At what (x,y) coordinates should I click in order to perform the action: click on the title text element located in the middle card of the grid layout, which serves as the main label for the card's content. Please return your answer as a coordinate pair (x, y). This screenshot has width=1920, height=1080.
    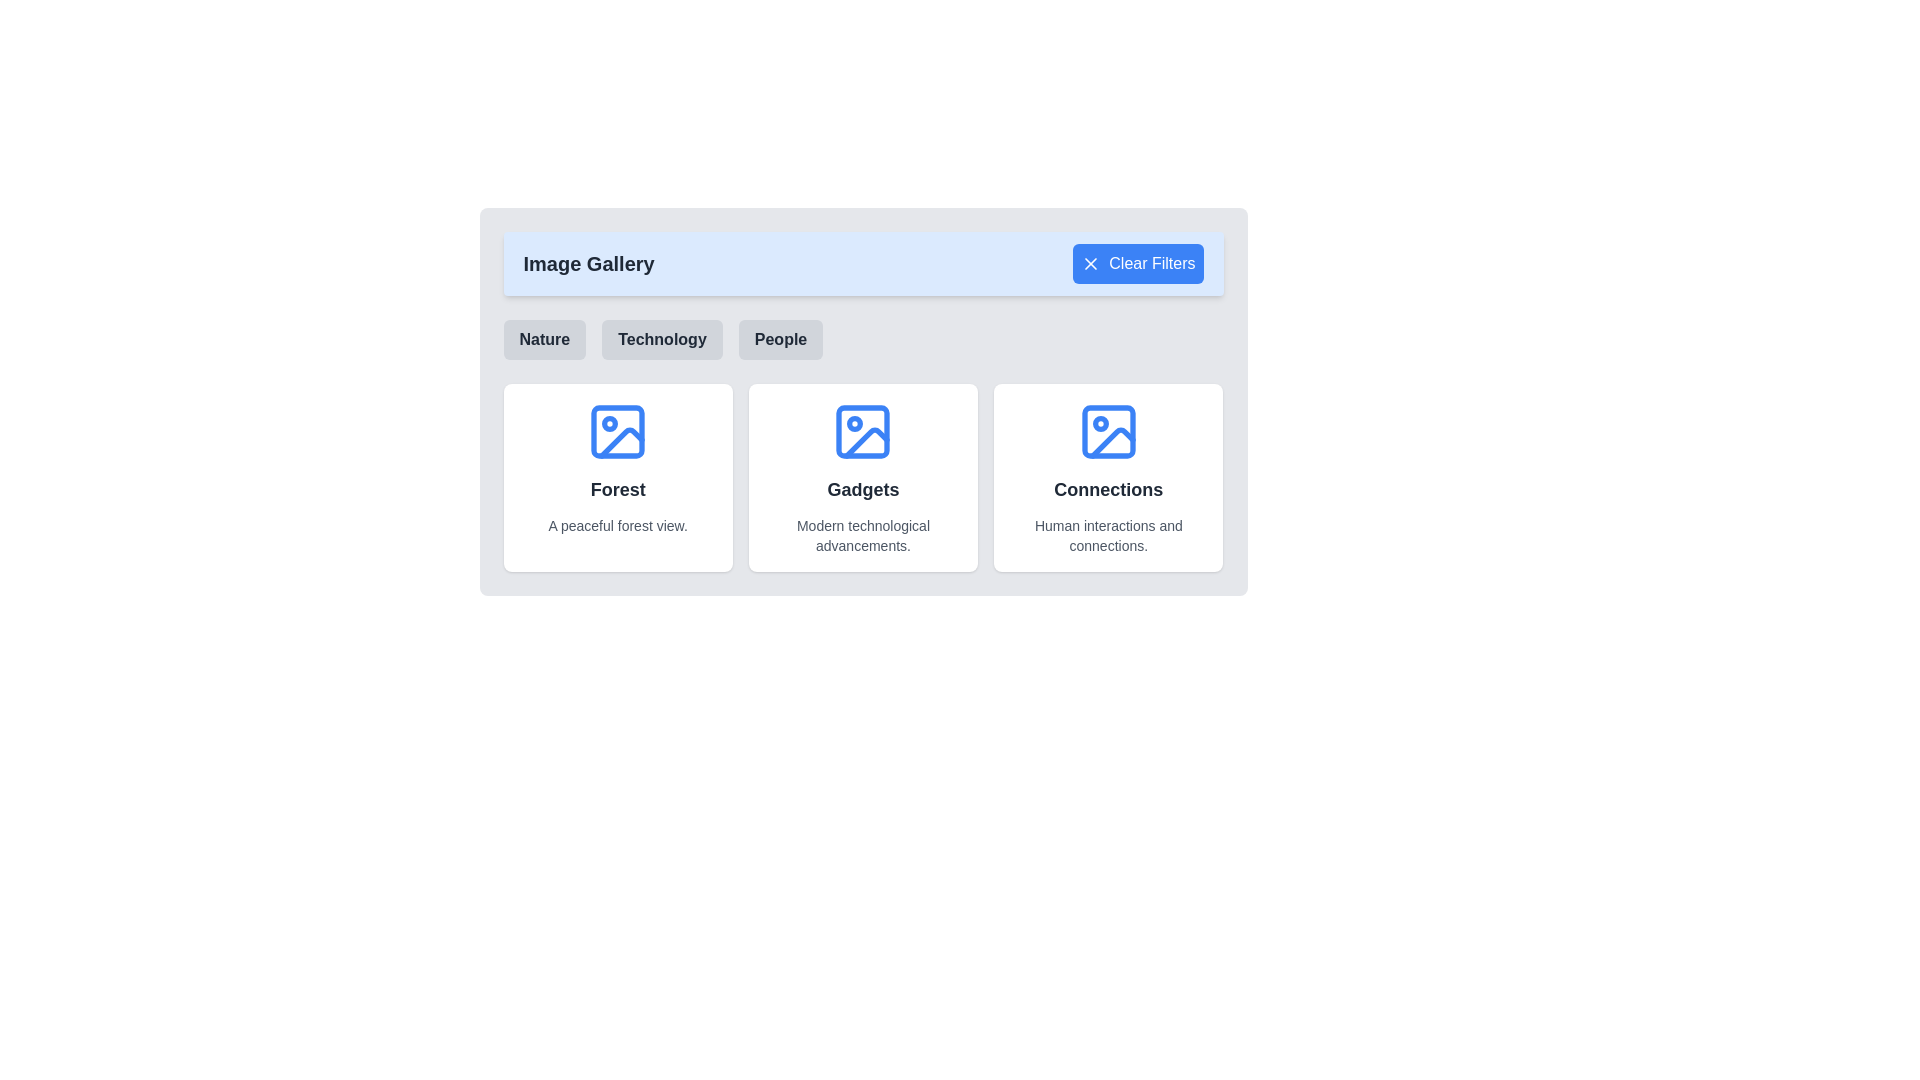
    Looking at the image, I should click on (863, 489).